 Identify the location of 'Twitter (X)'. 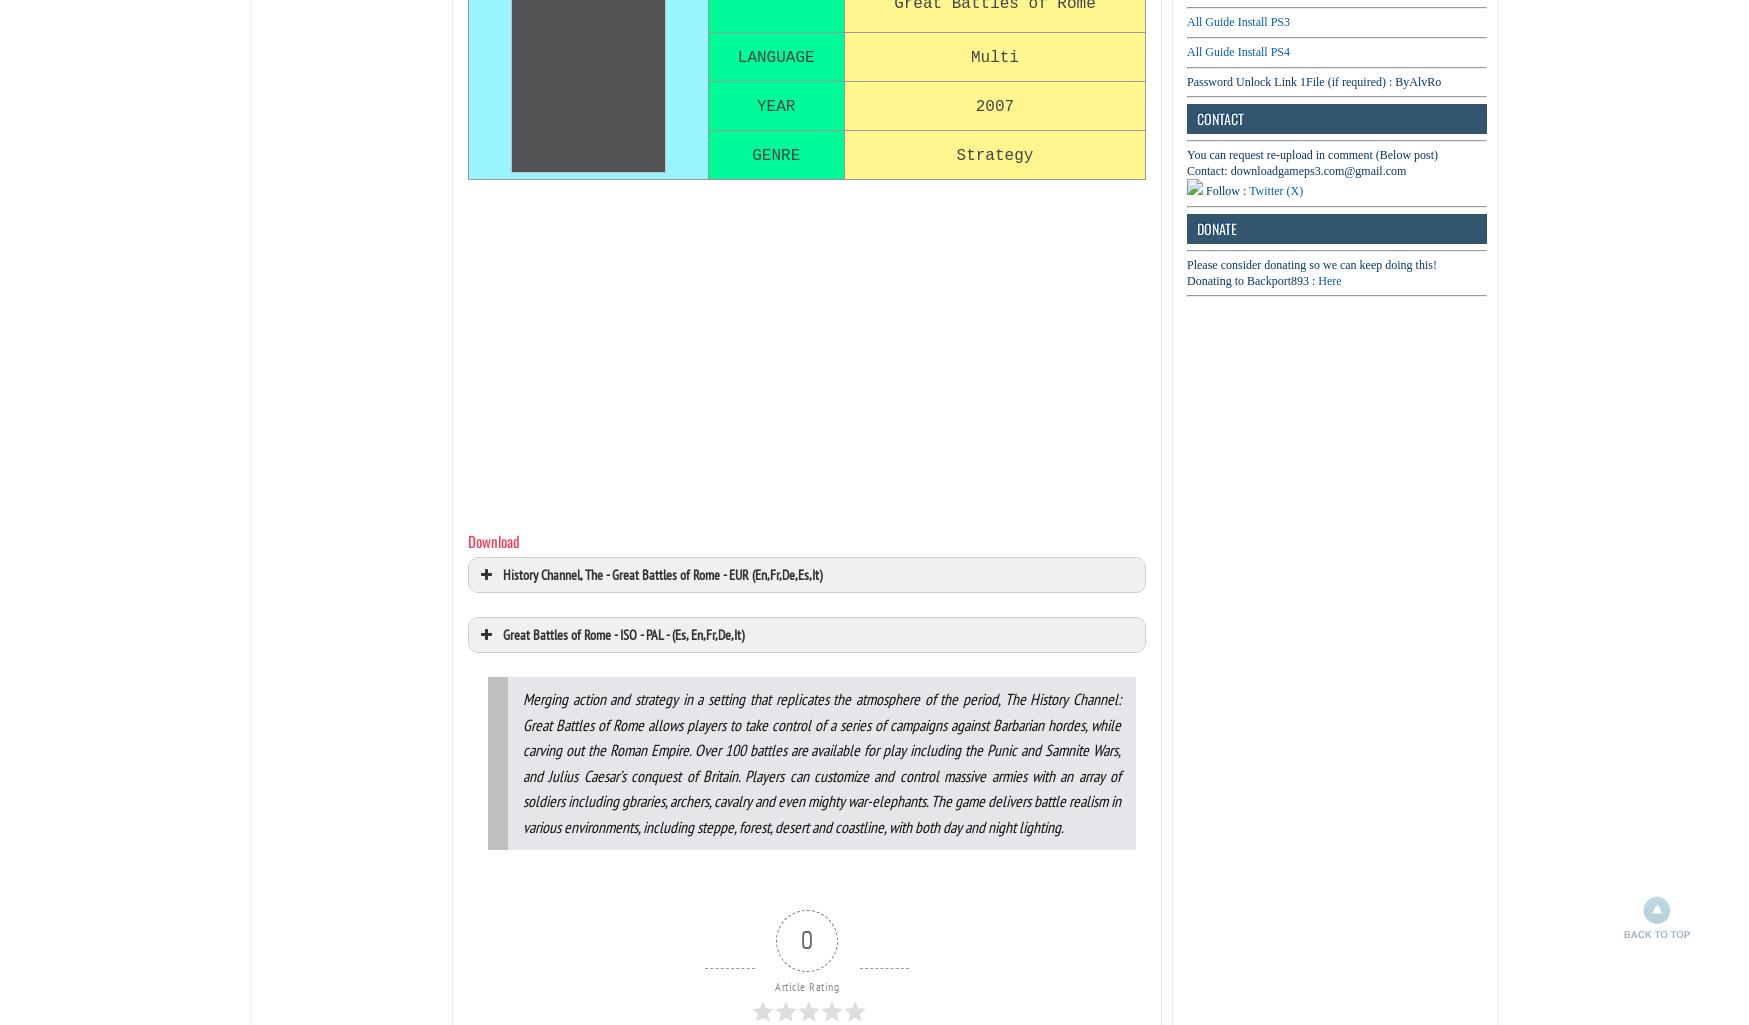
(1275, 190).